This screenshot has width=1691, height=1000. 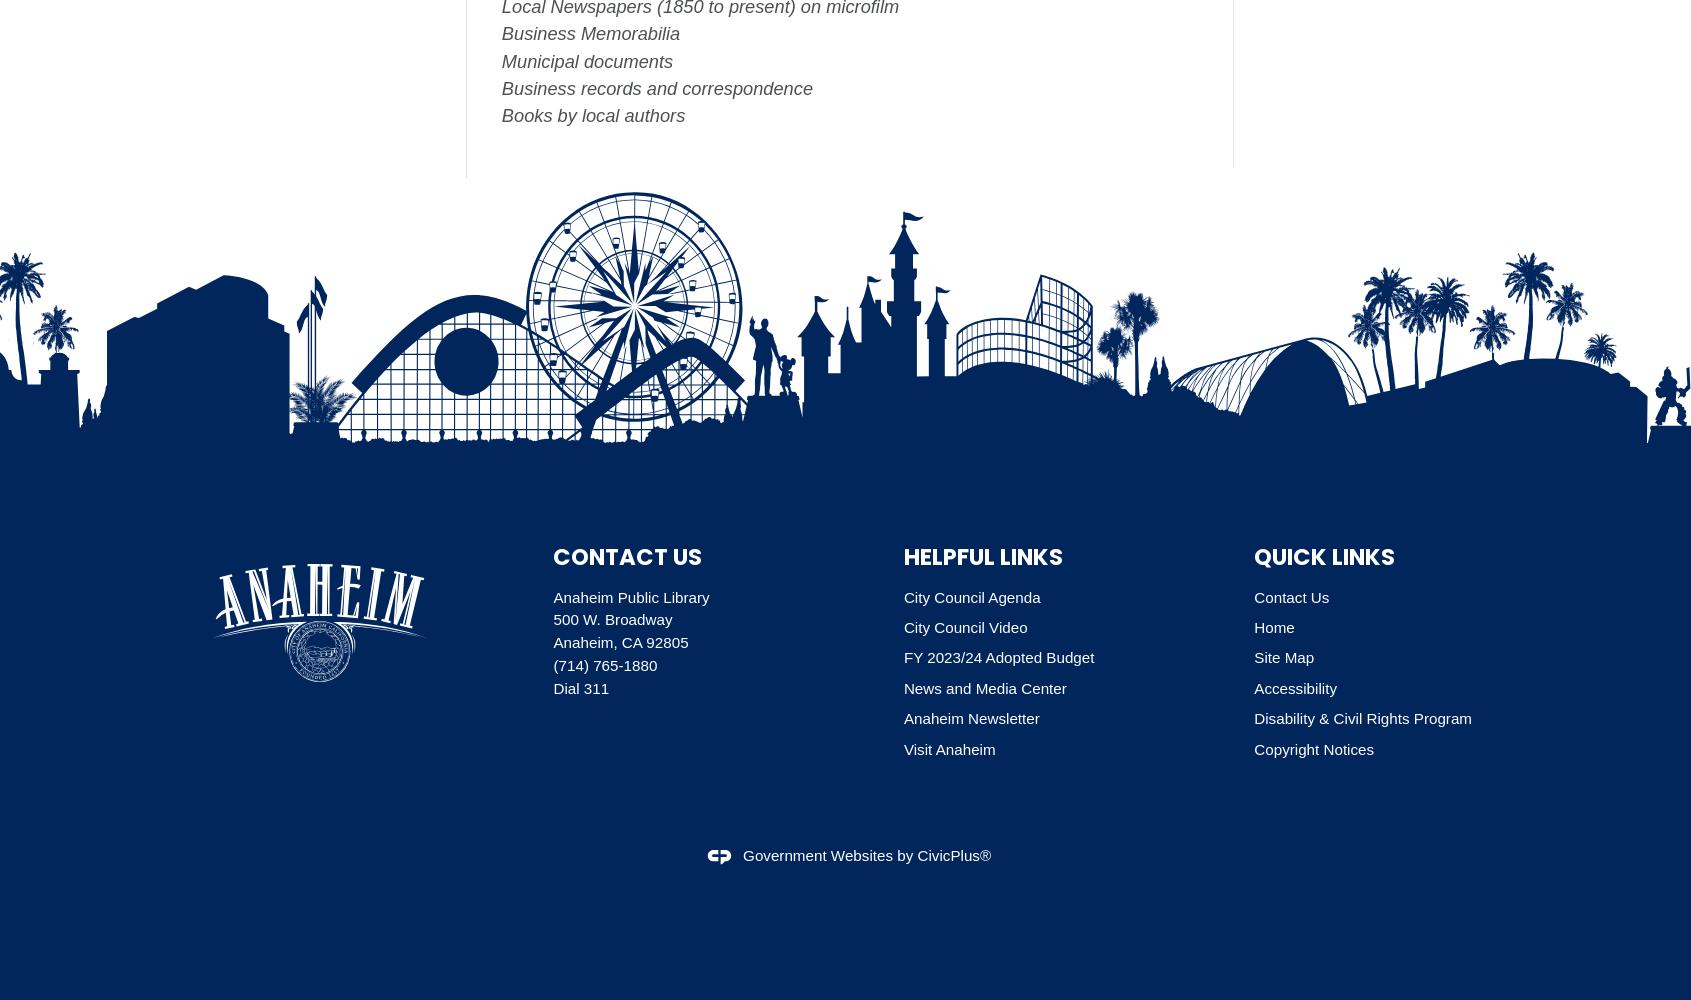 What do you see at coordinates (1253, 717) in the screenshot?
I see `'Disability & Civil Rights Program'` at bounding box center [1253, 717].